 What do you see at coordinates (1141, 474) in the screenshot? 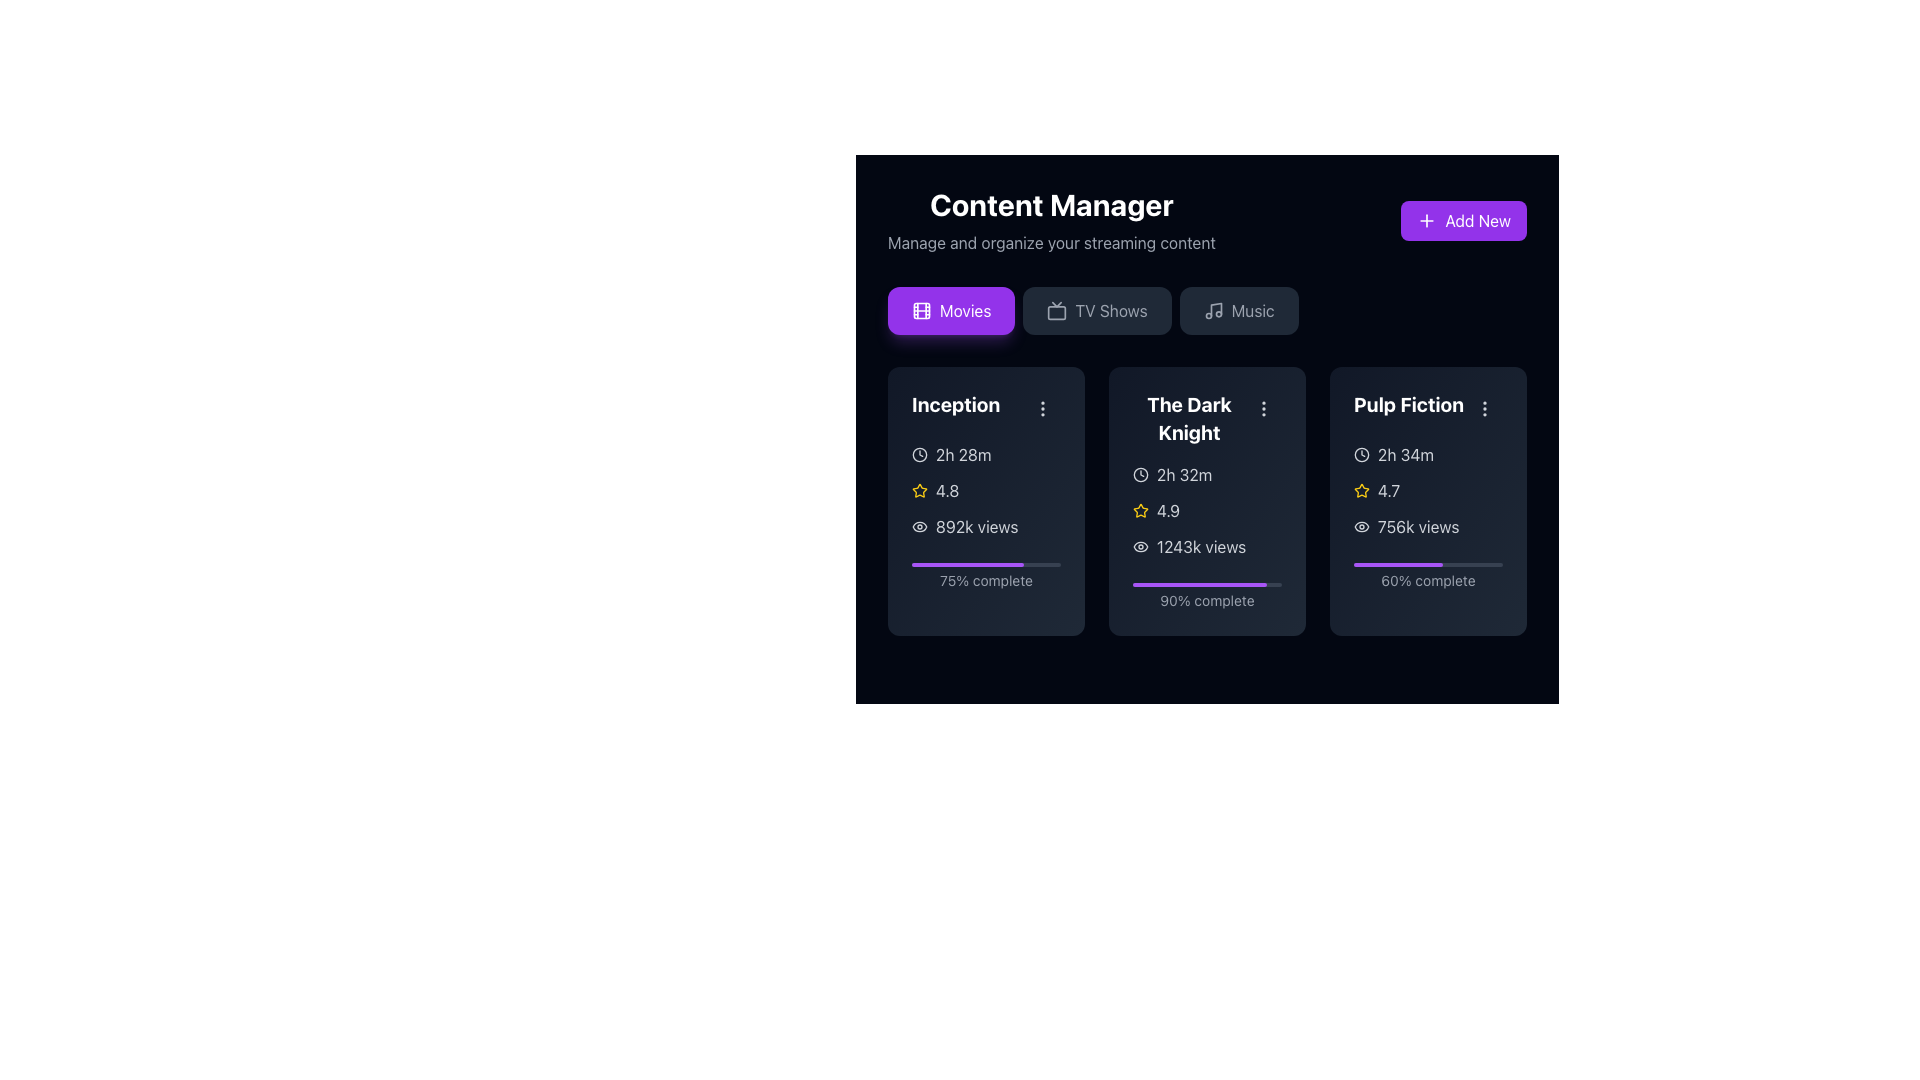
I see `the movie duration icon located at the top-left corner of the card titled 'The Dark Knight', adjacent to the text '2h 32m'` at bounding box center [1141, 474].